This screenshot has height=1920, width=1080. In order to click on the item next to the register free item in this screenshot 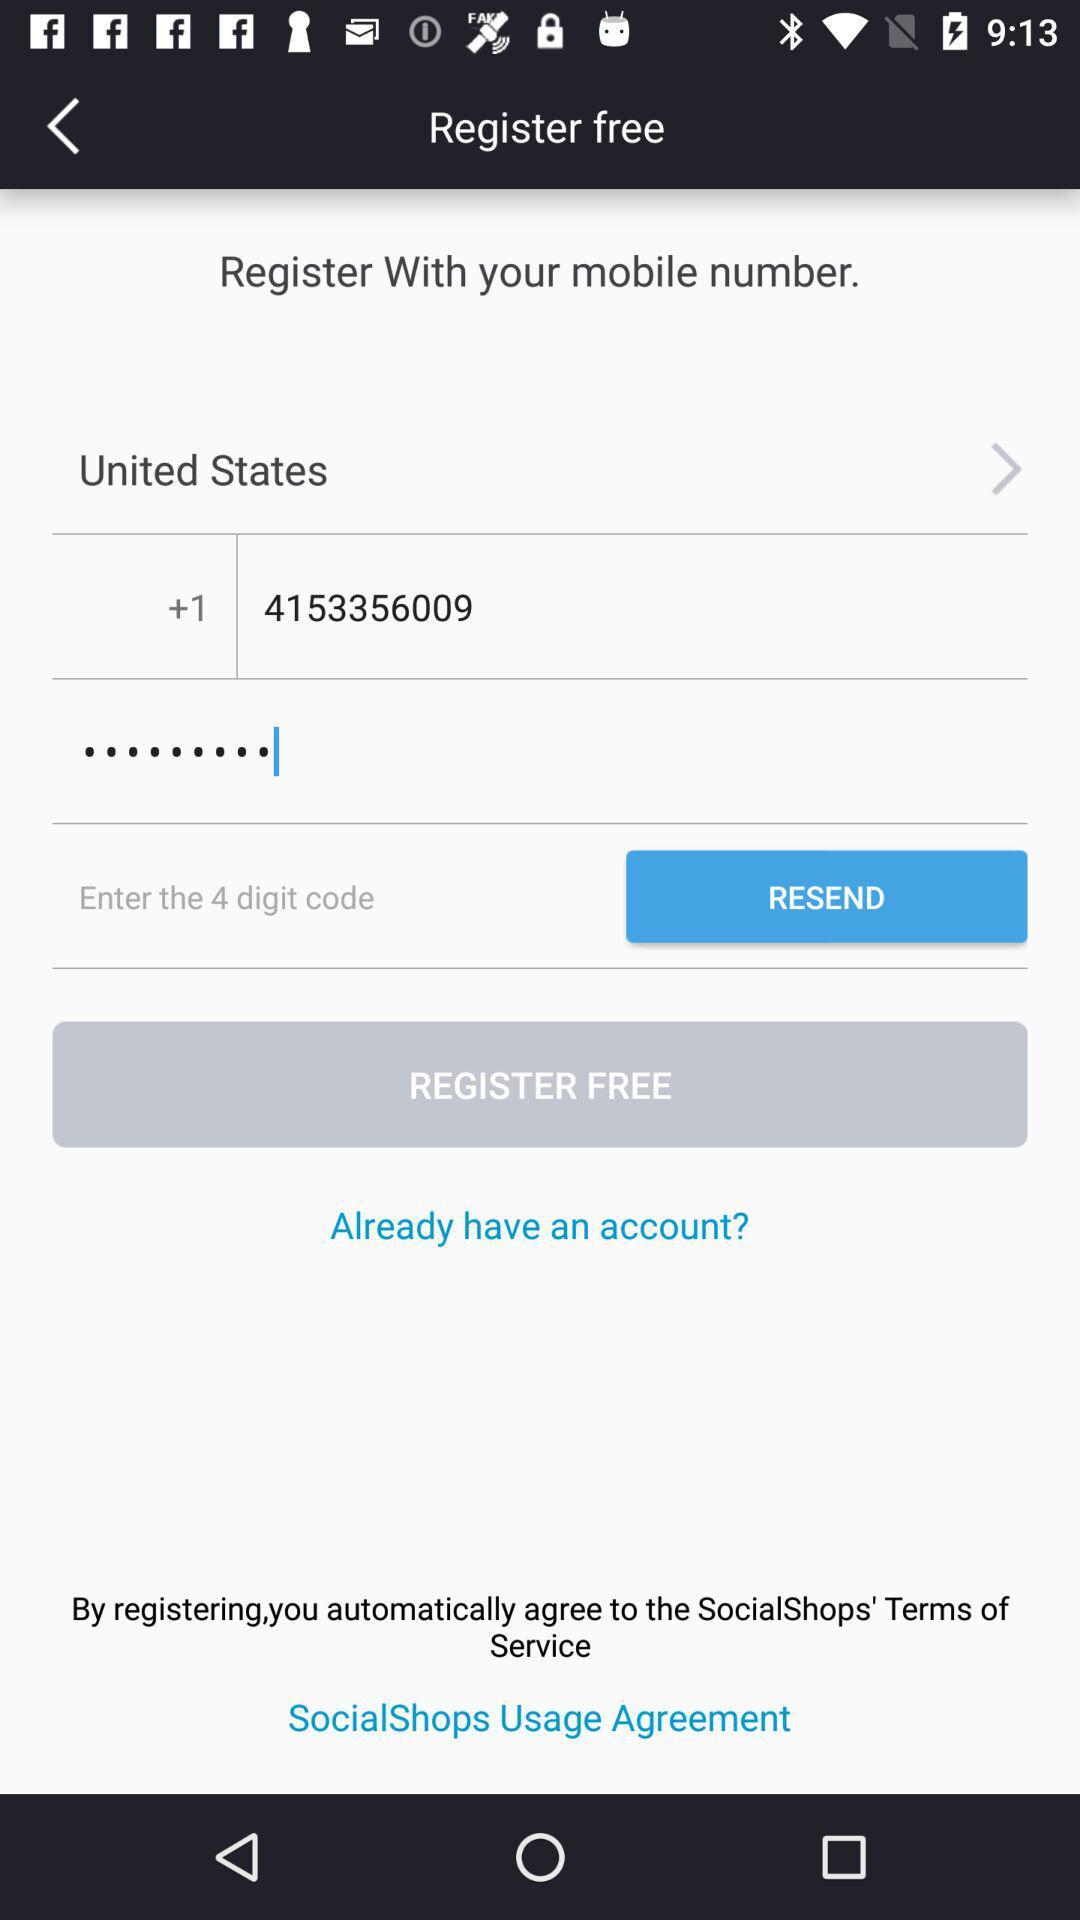, I will do `click(61, 124)`.